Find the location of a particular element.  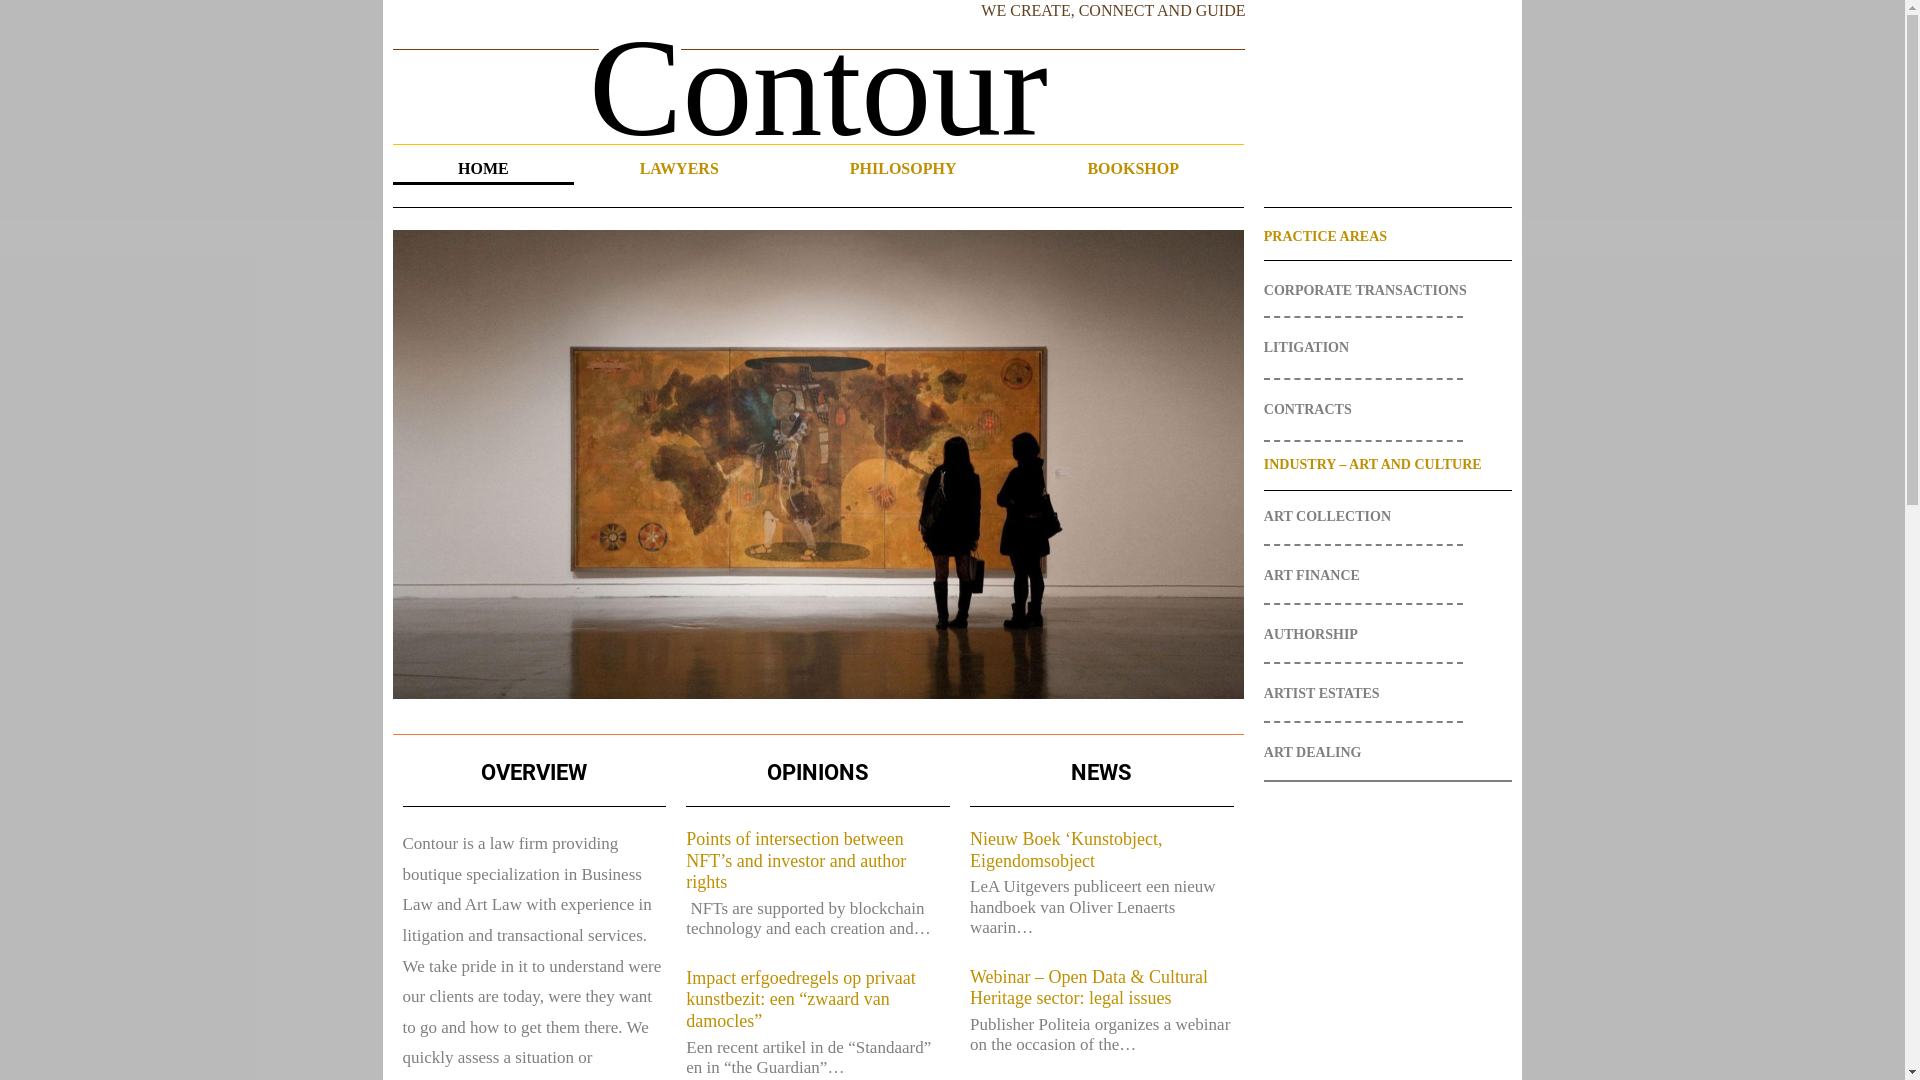

'CONTRACTS' is located at coordinates (1262, 408).